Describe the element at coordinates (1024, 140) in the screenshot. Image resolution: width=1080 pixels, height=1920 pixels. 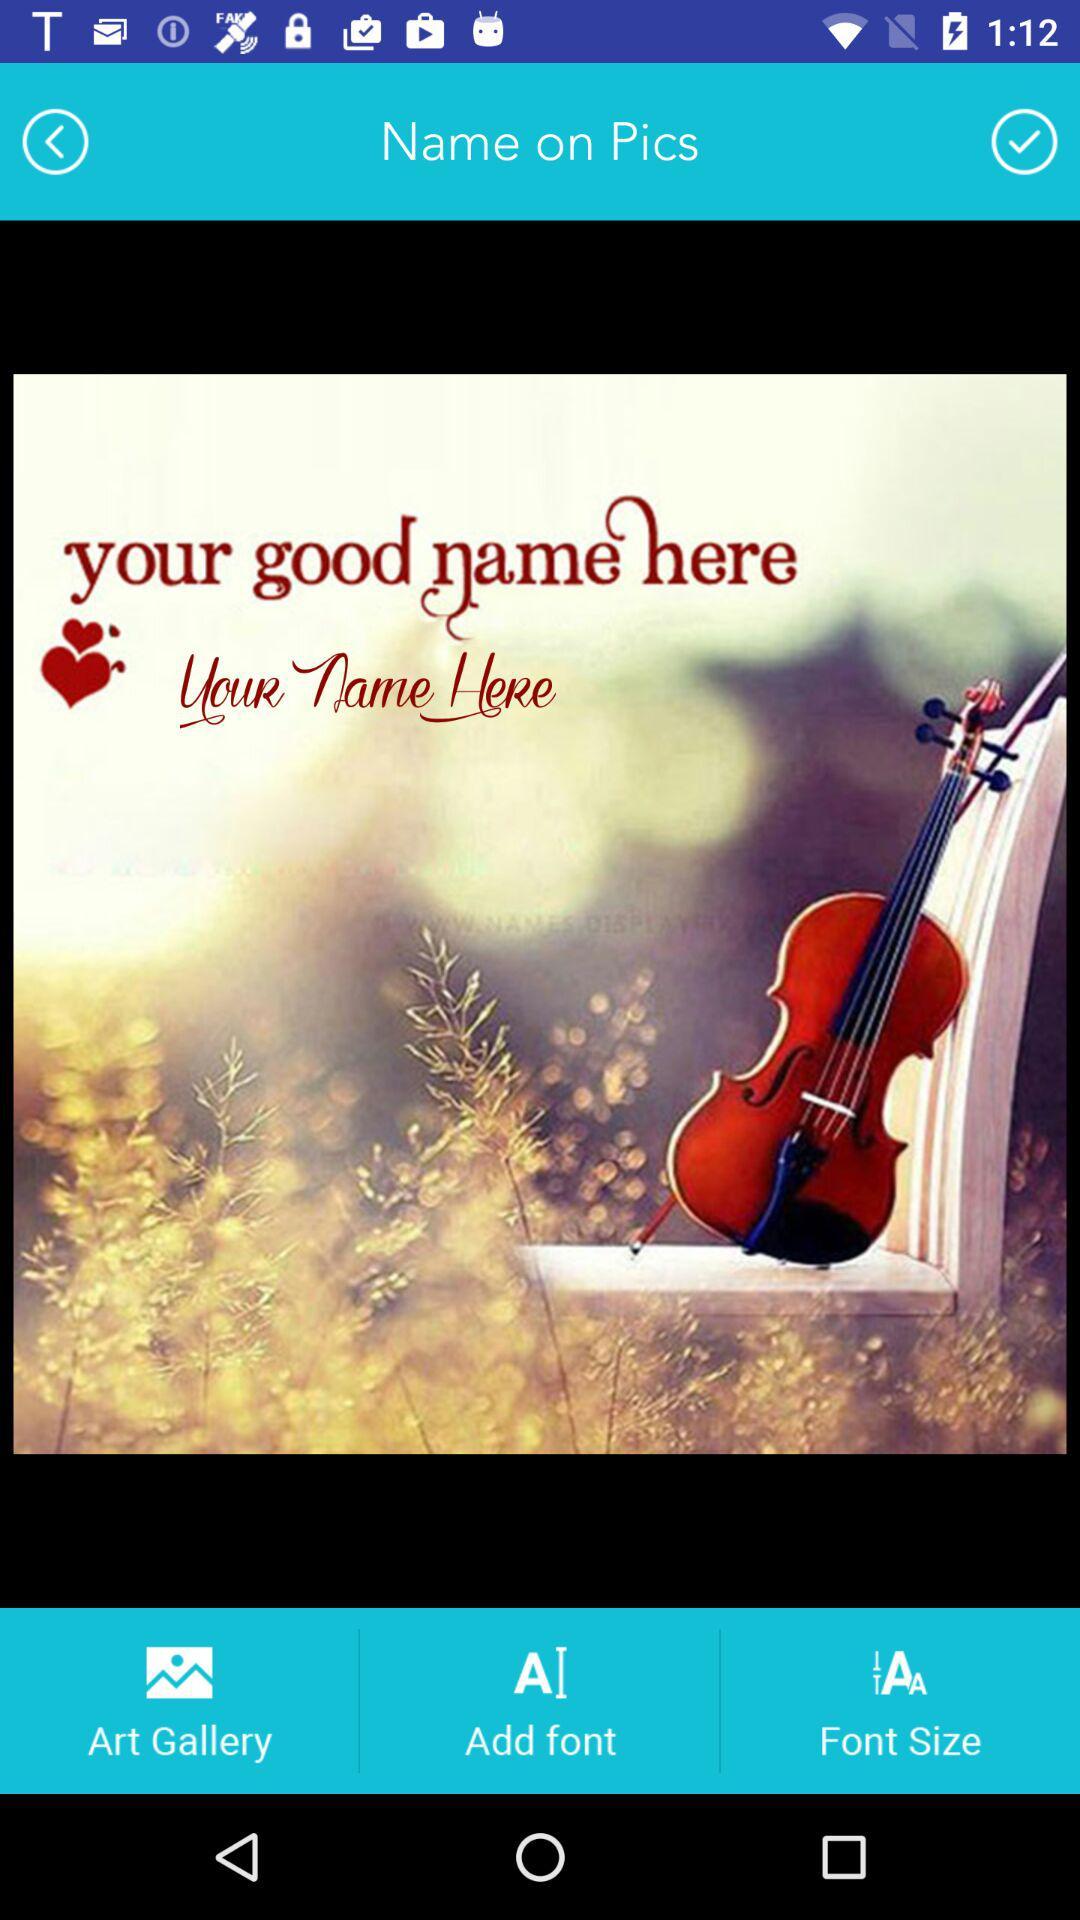
I see `the icon at the top right corner` at that location.